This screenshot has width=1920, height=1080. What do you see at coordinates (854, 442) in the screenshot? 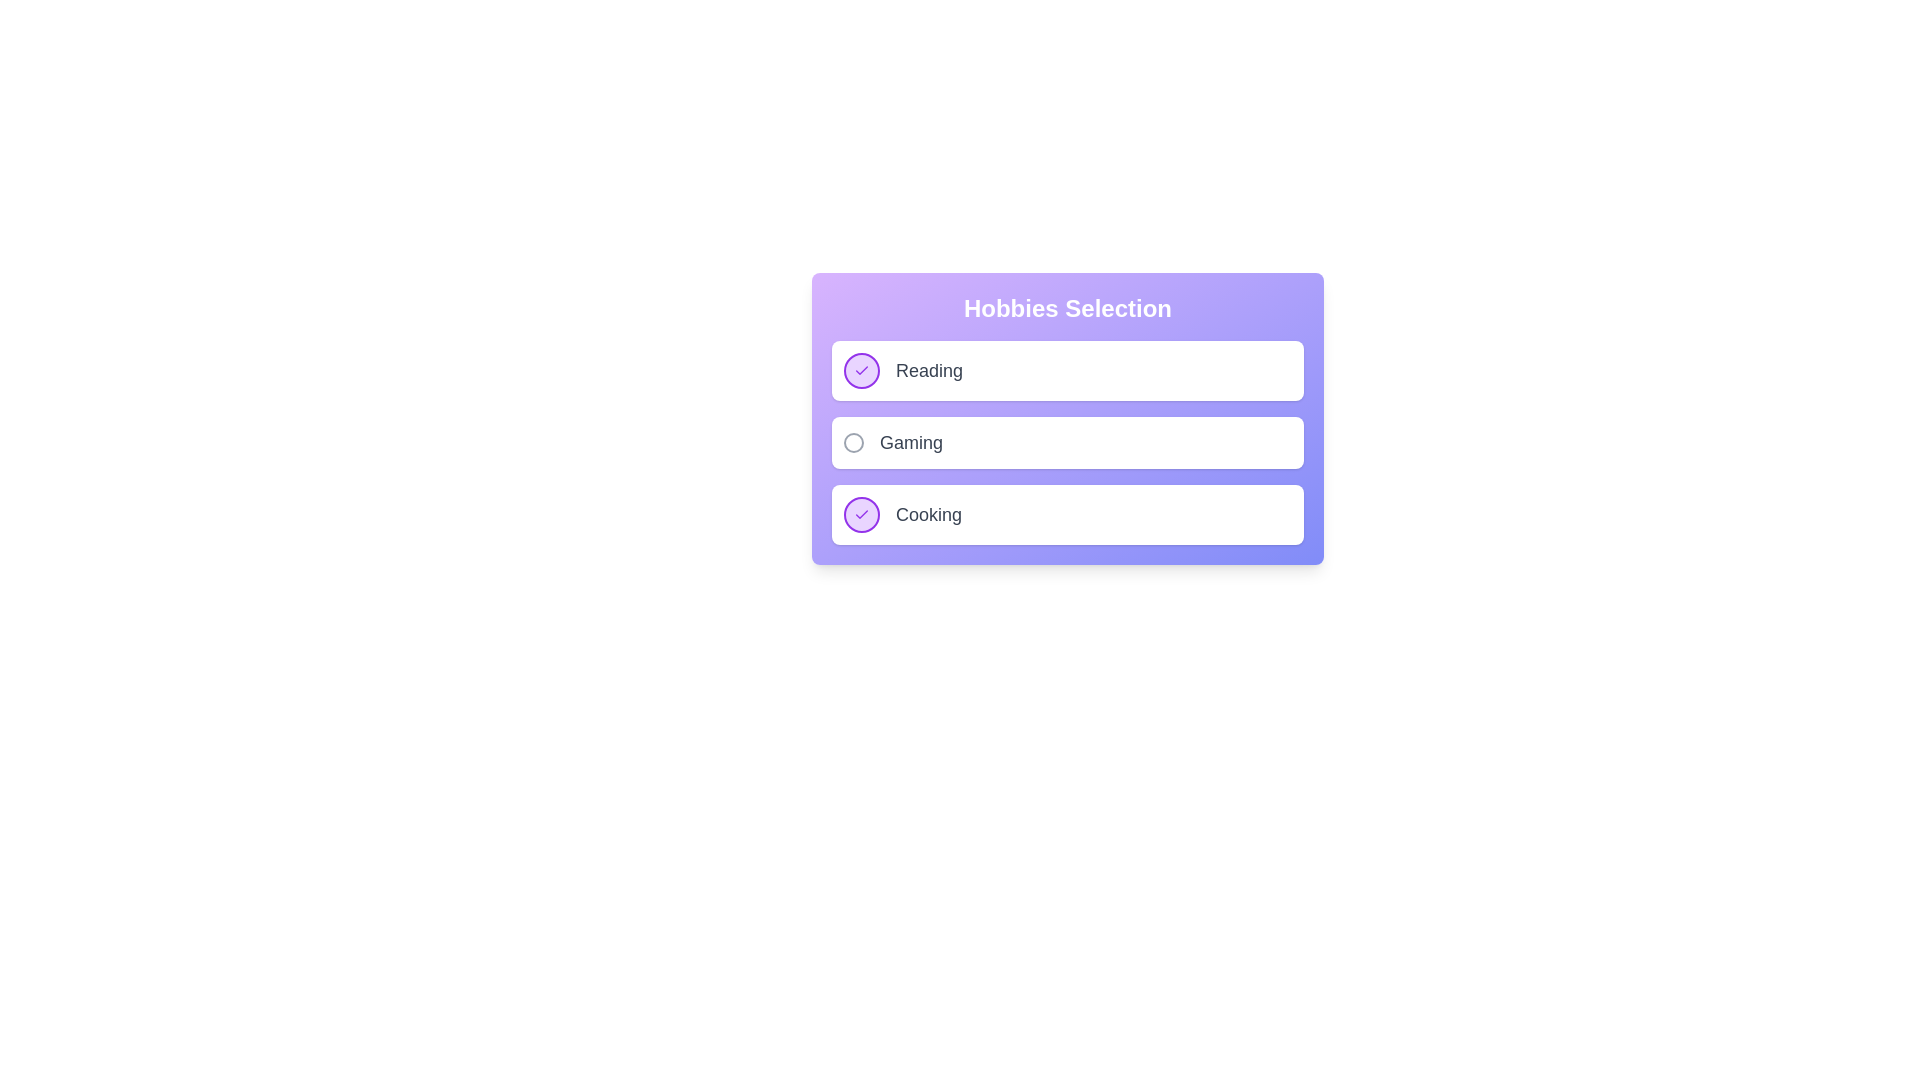
I see `the activity Gaming by clicking its respective button` at bounding box center [854, 442].